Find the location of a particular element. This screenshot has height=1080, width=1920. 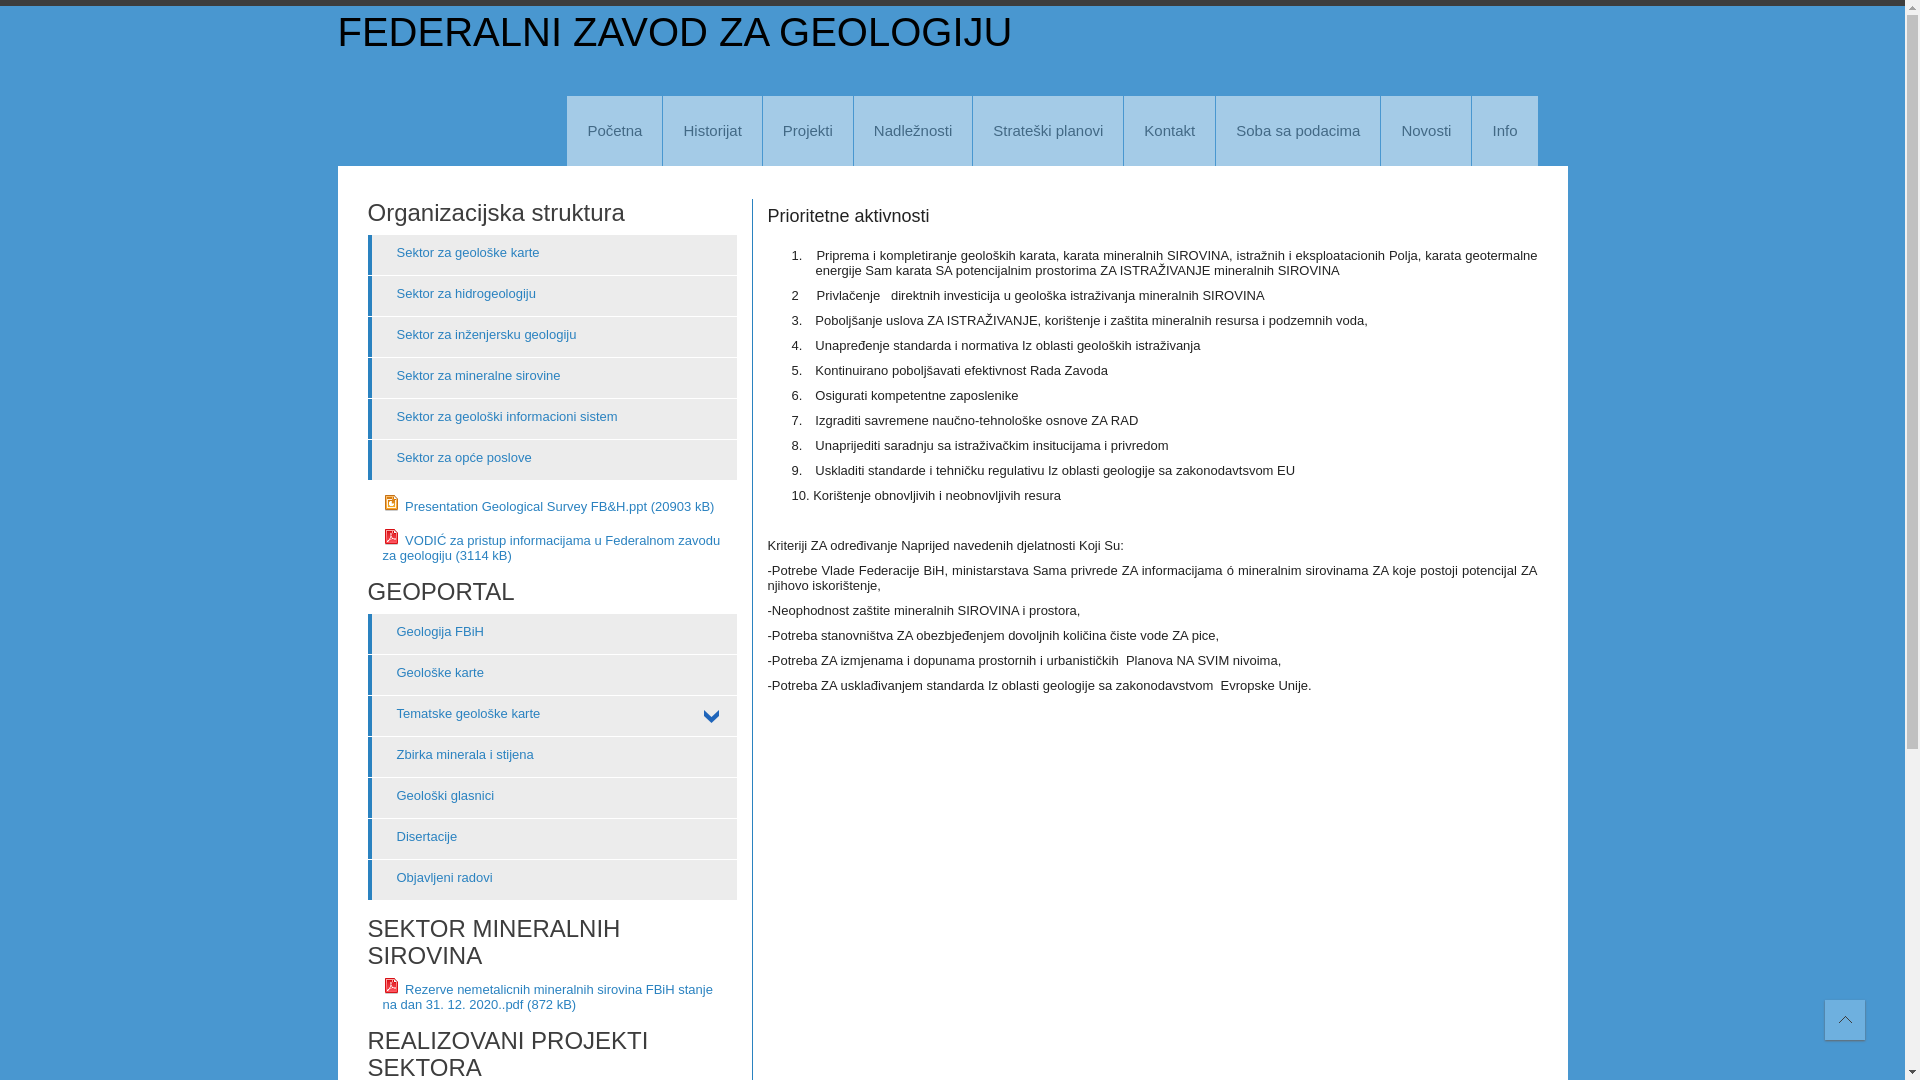

'Historijat' is located at coordinates (711, 131).